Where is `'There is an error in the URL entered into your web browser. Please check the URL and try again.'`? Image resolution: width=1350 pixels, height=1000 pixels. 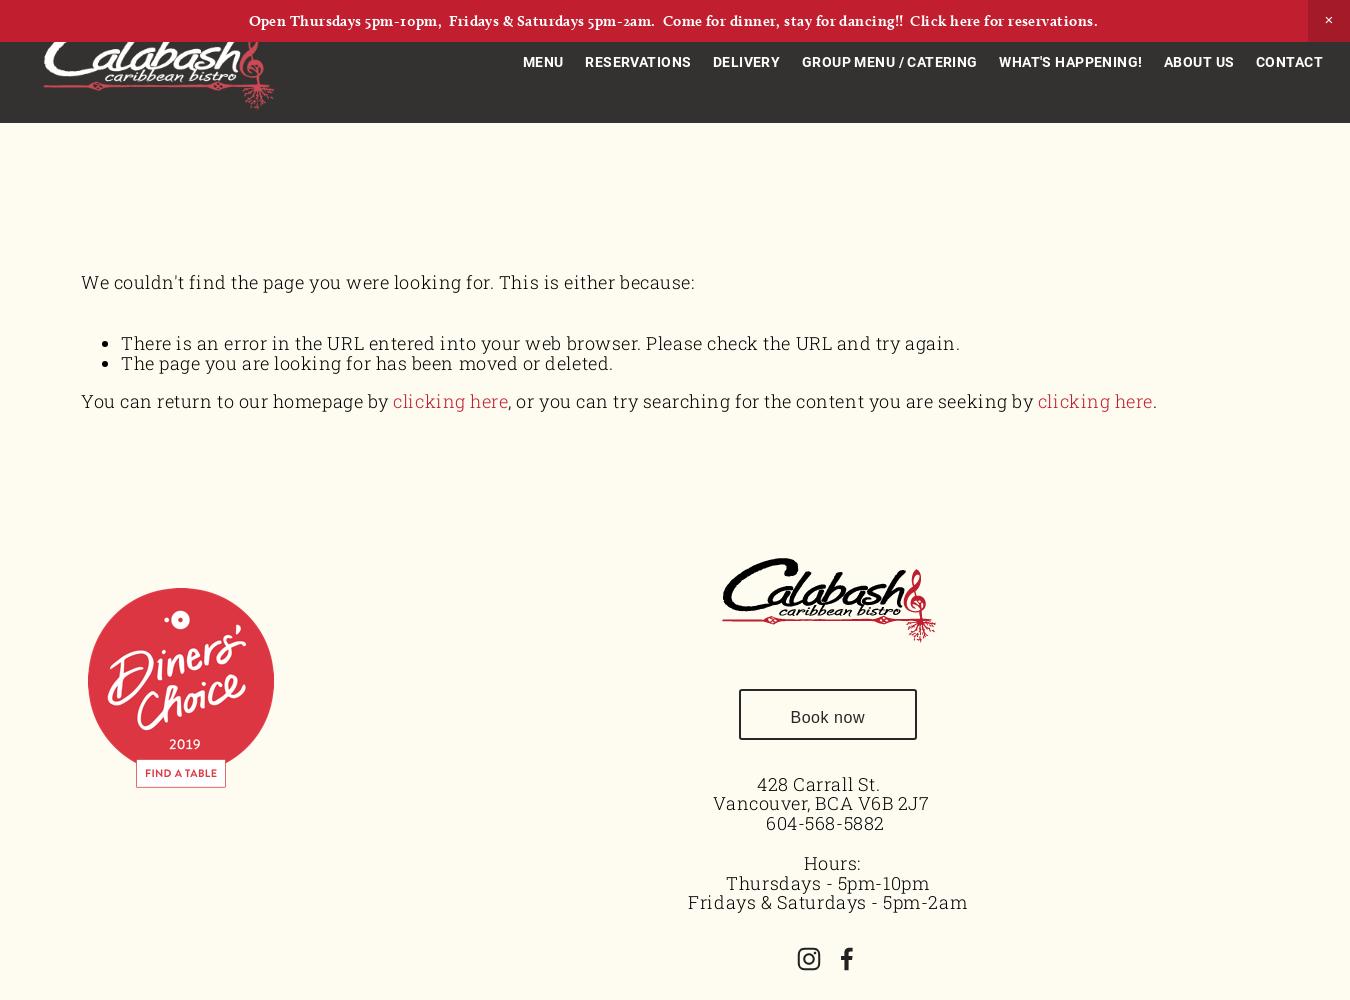
'There is an error in the URL entered into your web browser. Please check the URL and try again.' is located at coordinates (539, 342).